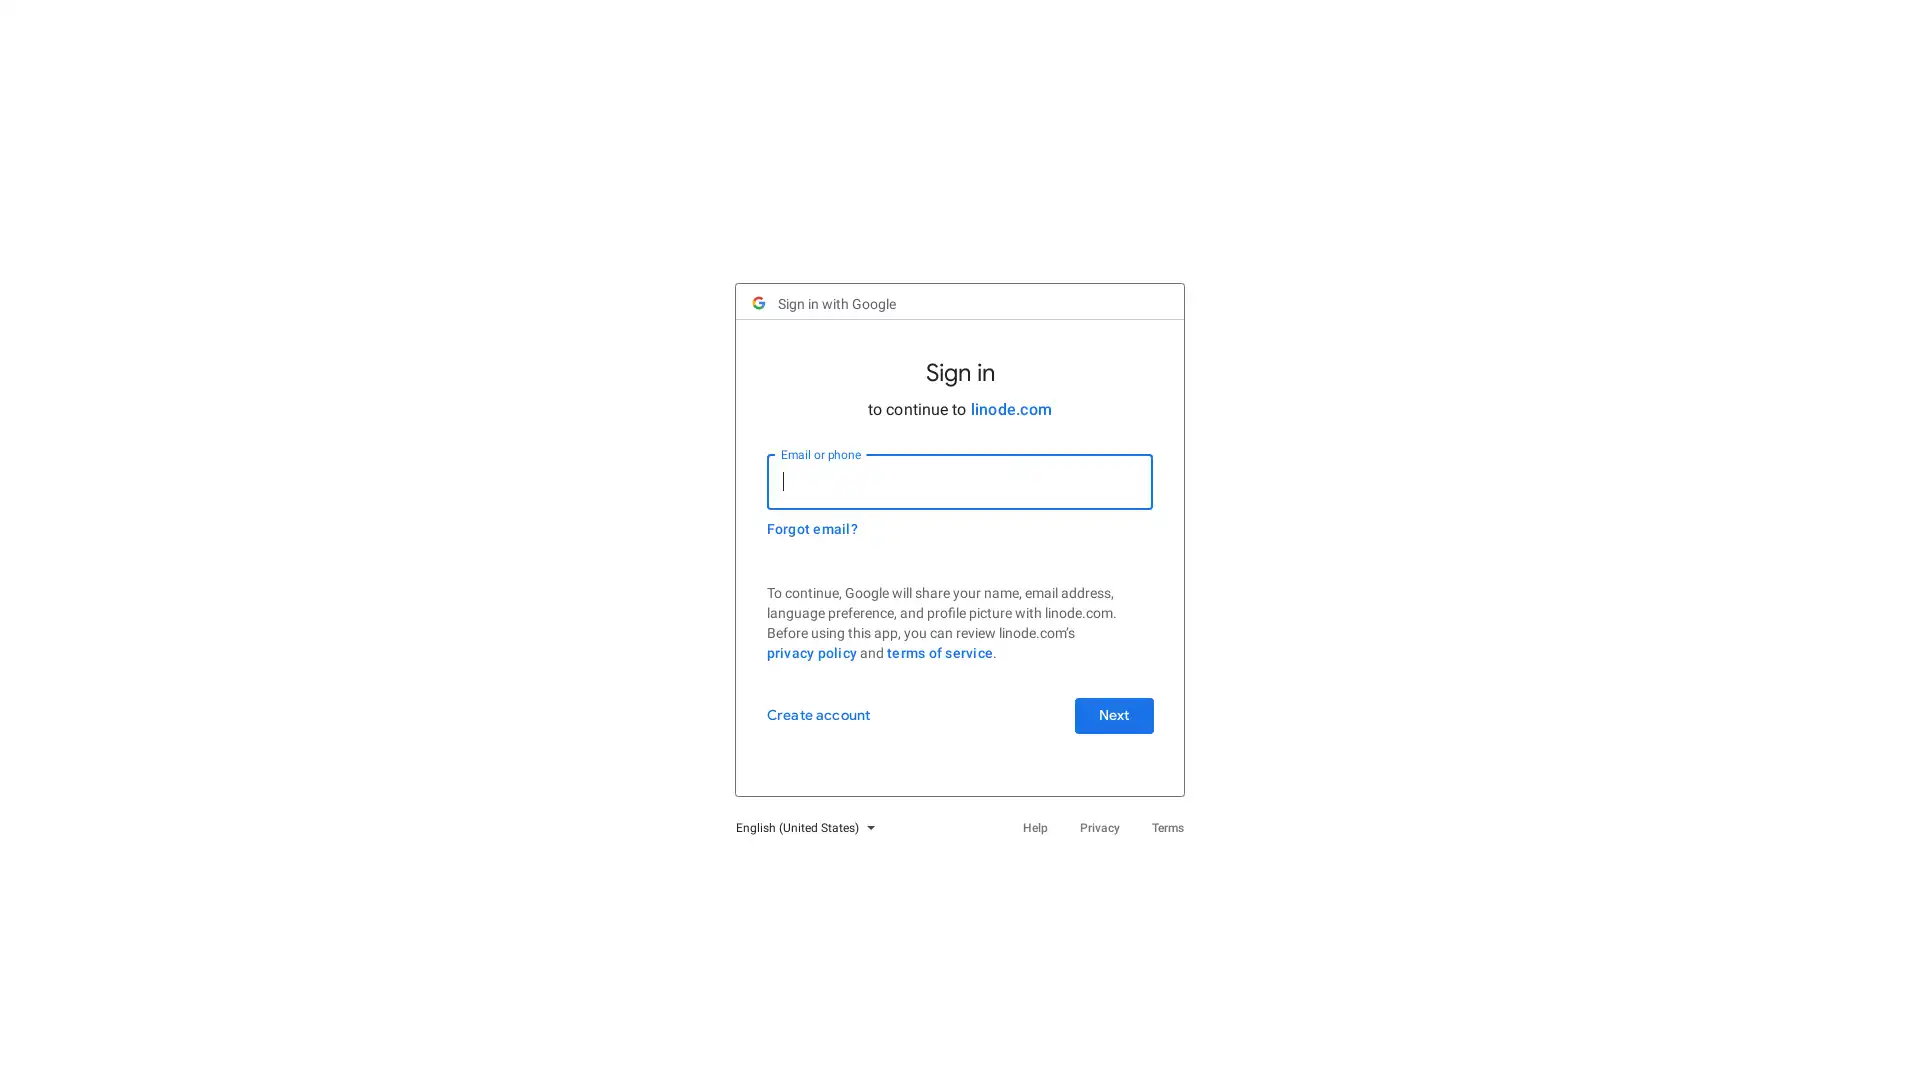 The image size is (1920, 1080). I want to click on Create account, so click(827, 722).